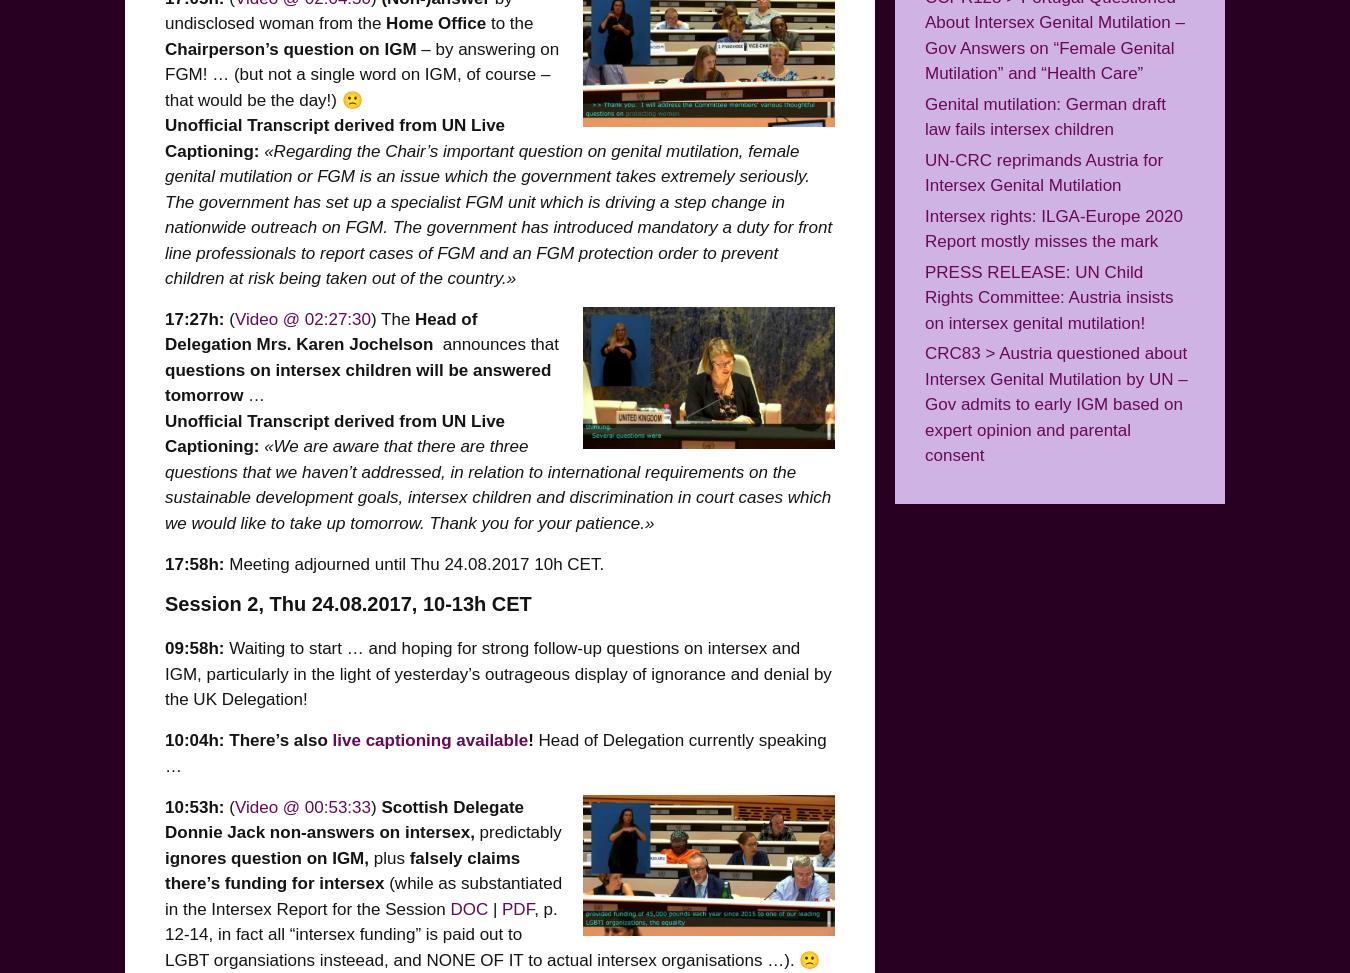  I want to click on 'Head of Delegation currently speaking …', so click(164, 753).